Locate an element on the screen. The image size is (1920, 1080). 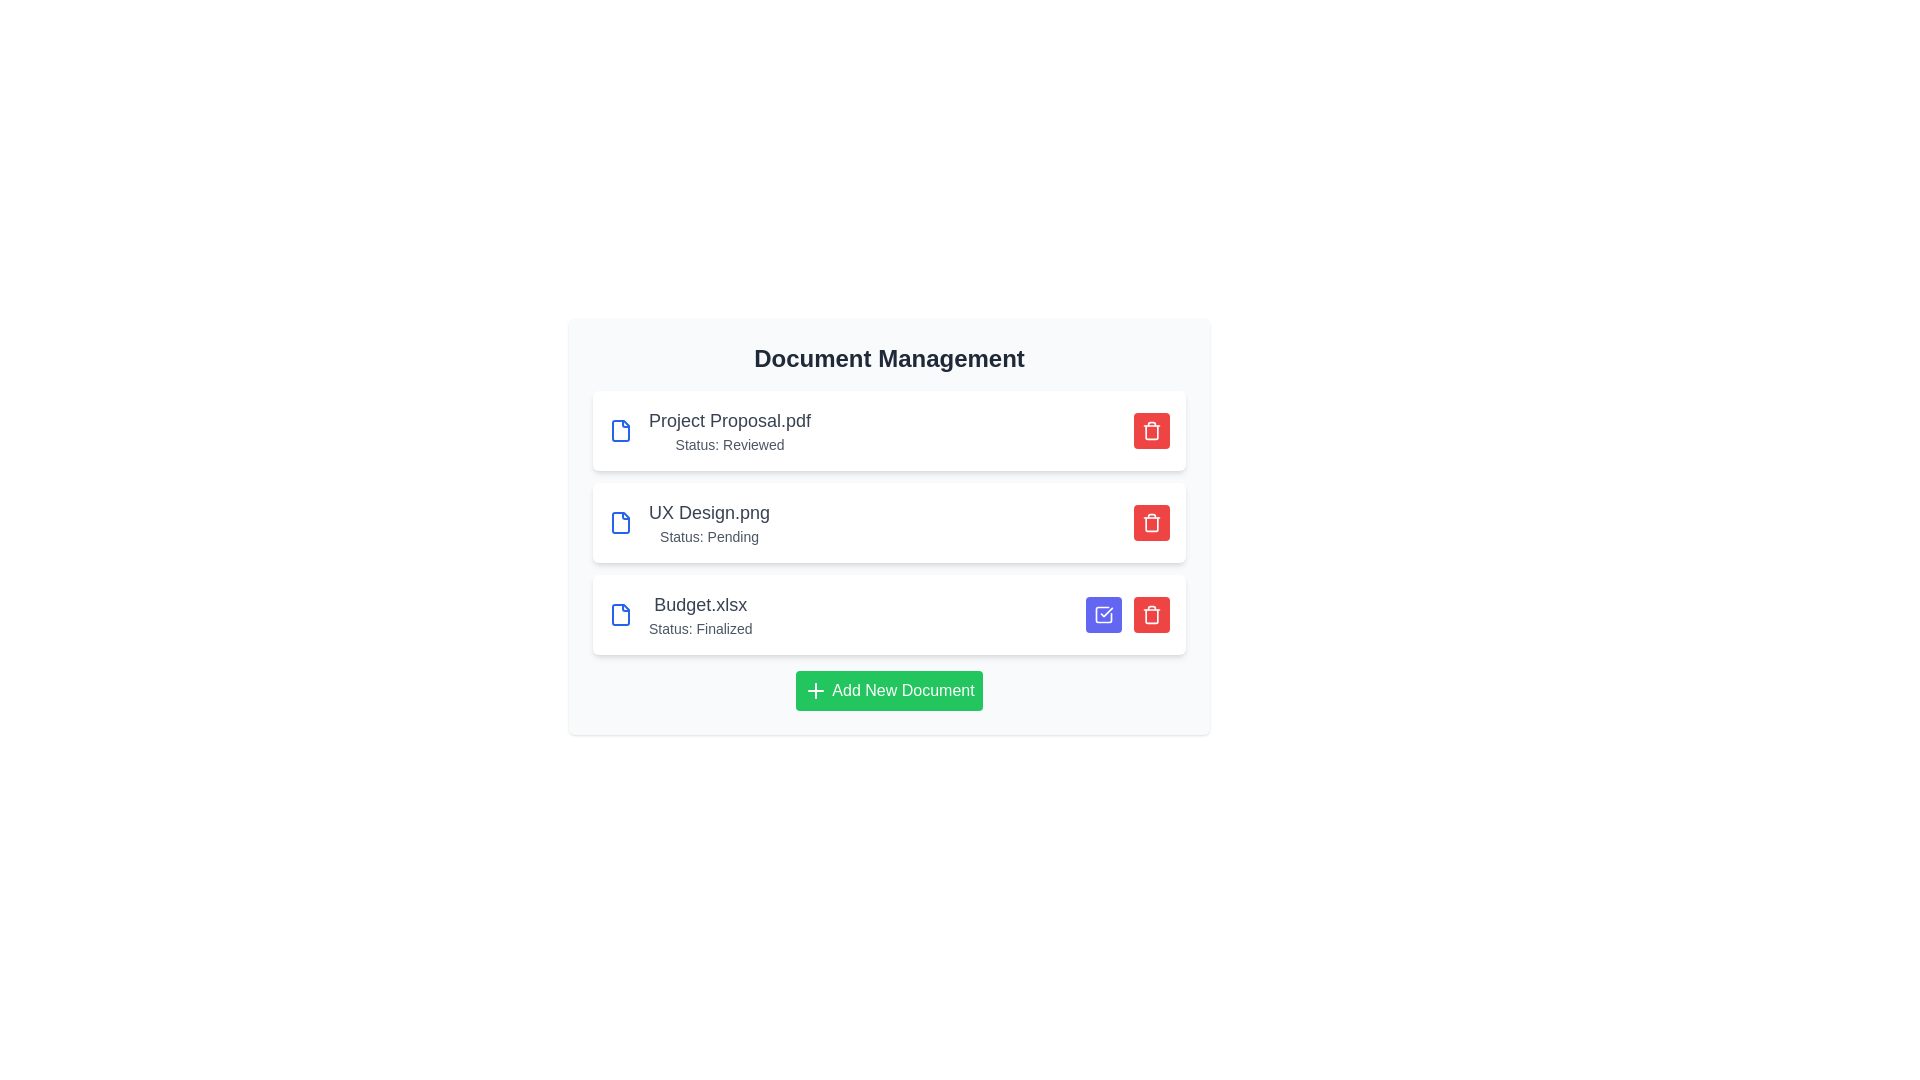
the 'Add New Document' button to add a new document to the list is located at coordinates (887, 689).